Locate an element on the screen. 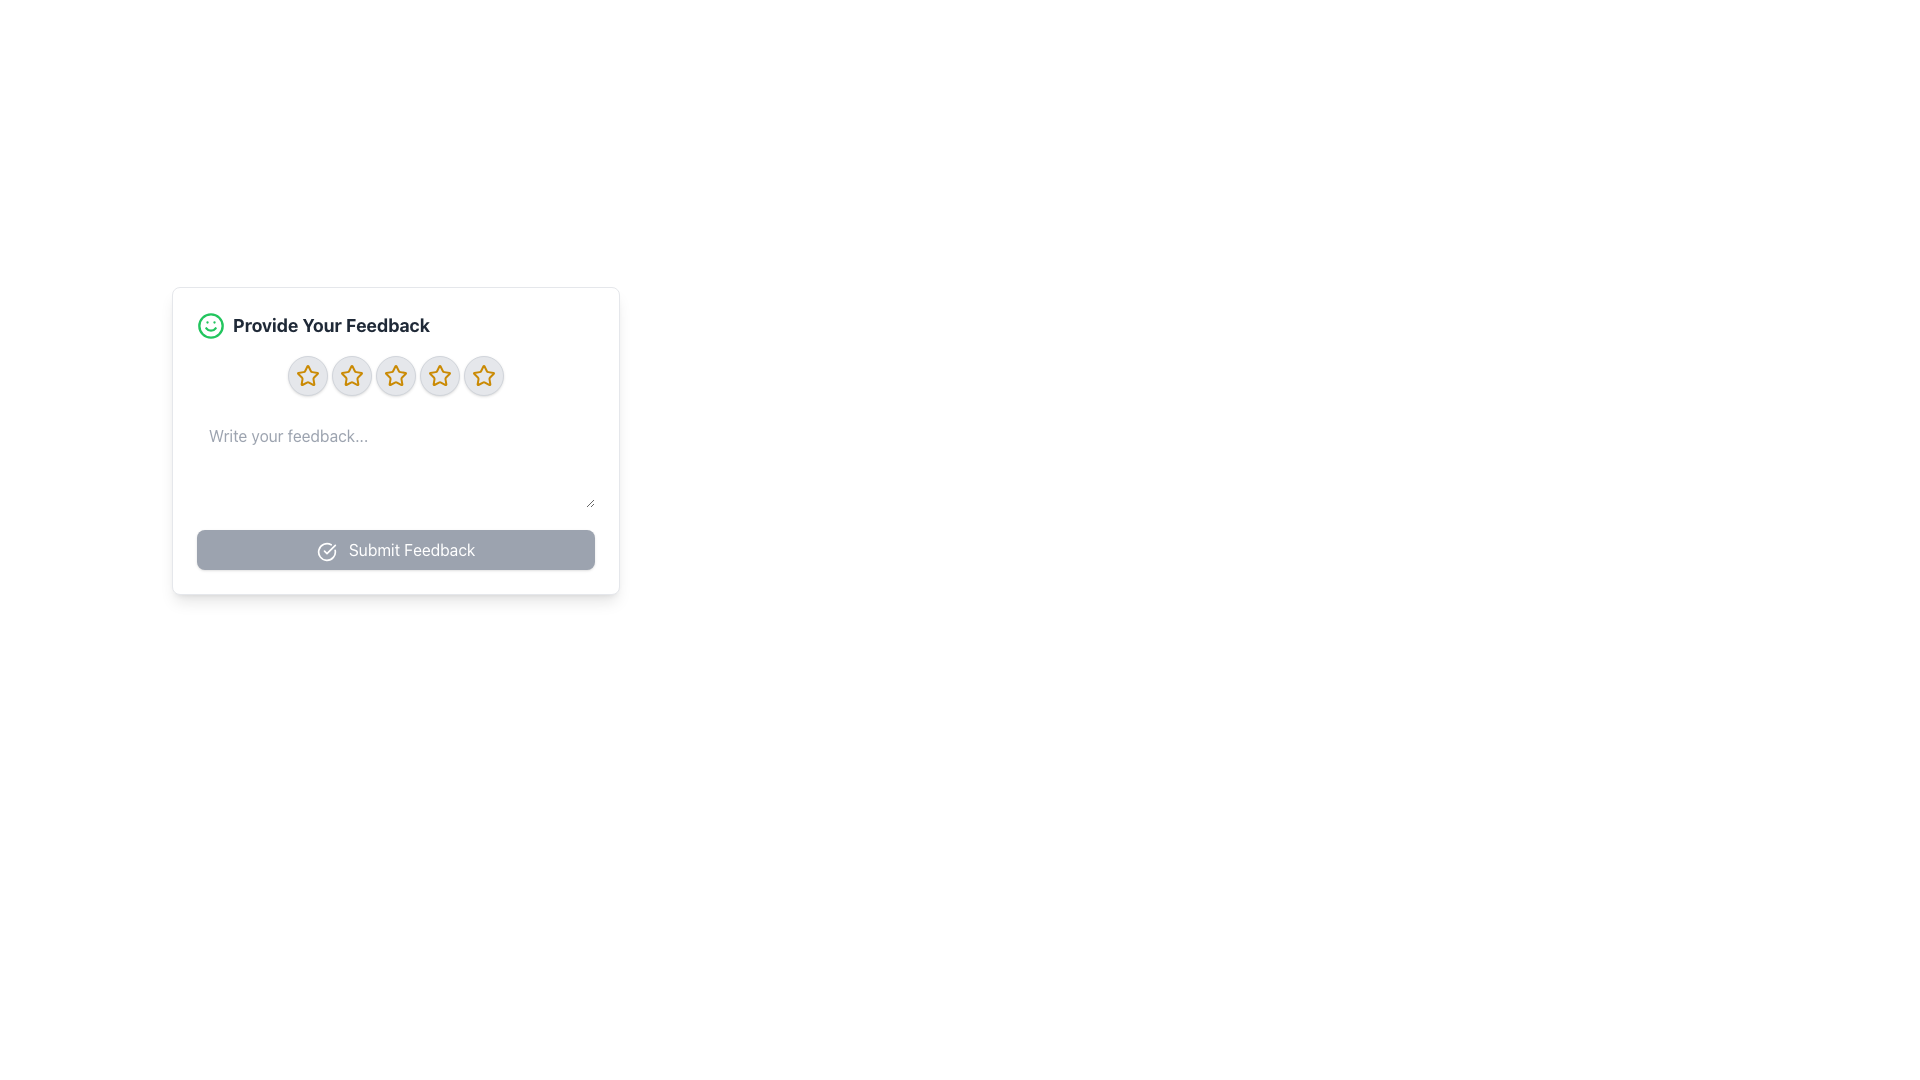  the first star in the rating display, which is part of a feedback provision form located at the top-center of the interface is located at coordinates (306, 375).